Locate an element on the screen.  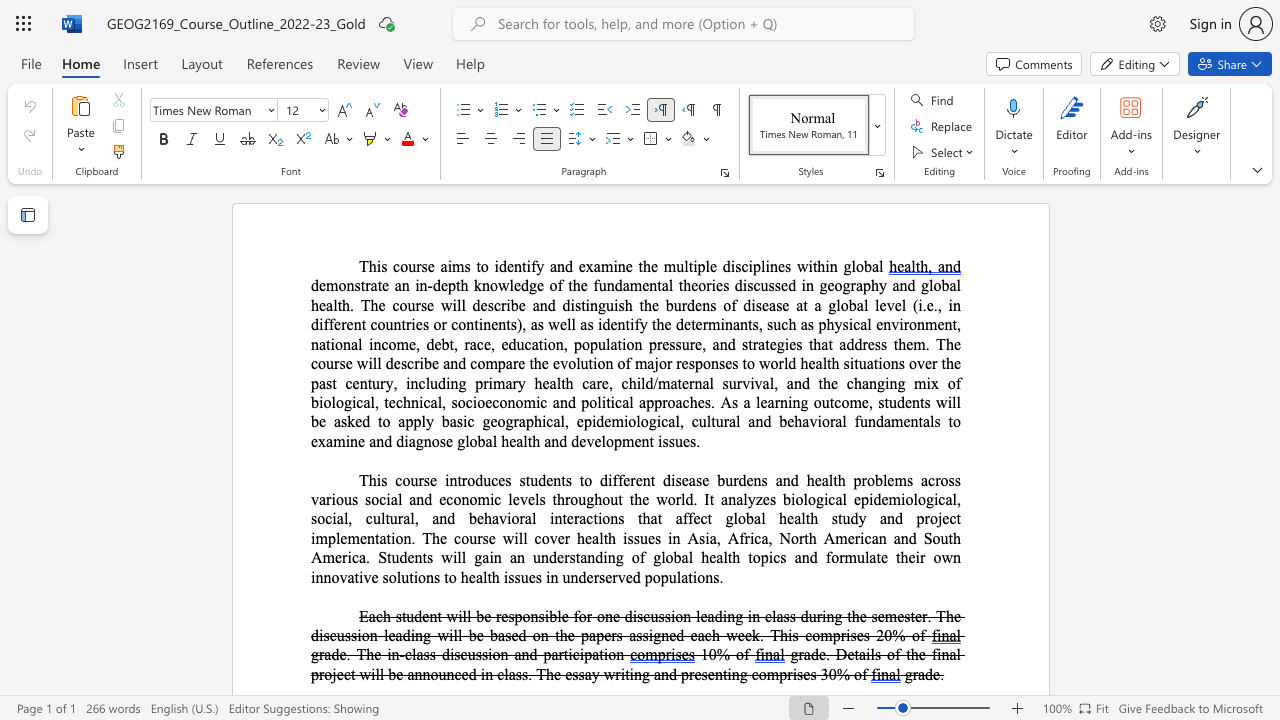
the 1th character "s" in the text is located at coordinates (513, 323).